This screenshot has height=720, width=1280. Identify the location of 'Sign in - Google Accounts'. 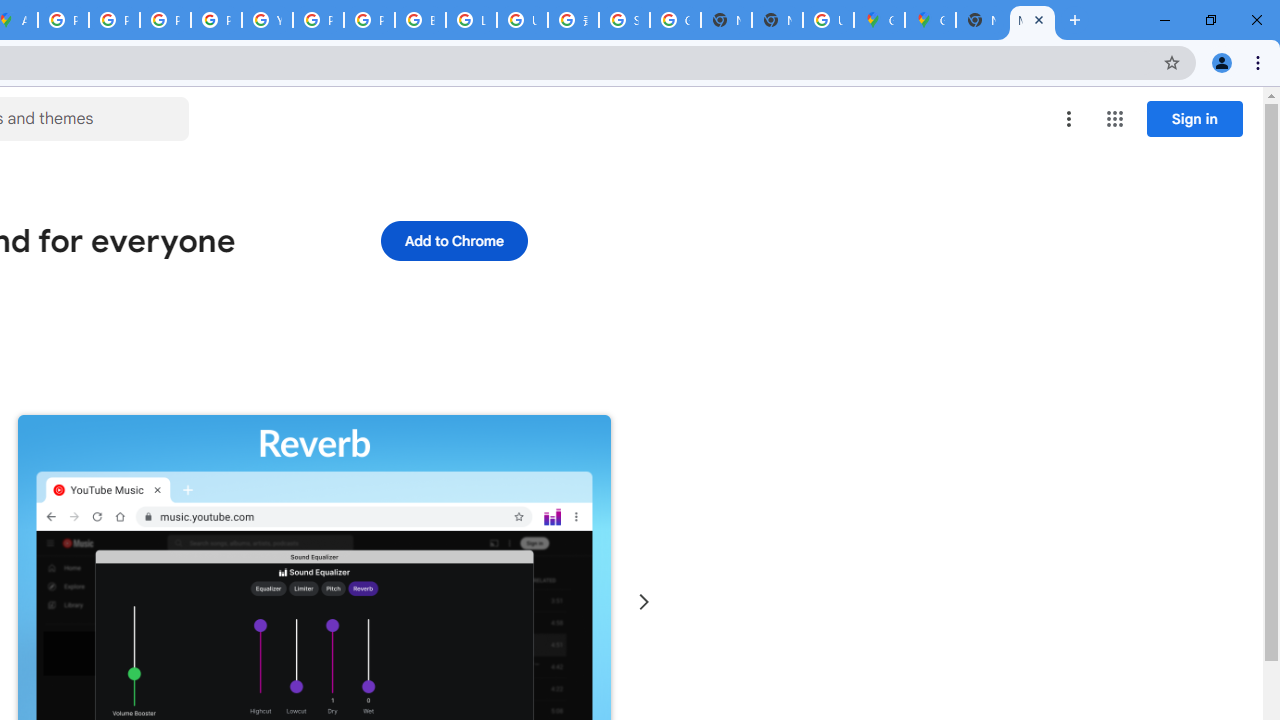
(623, 20).